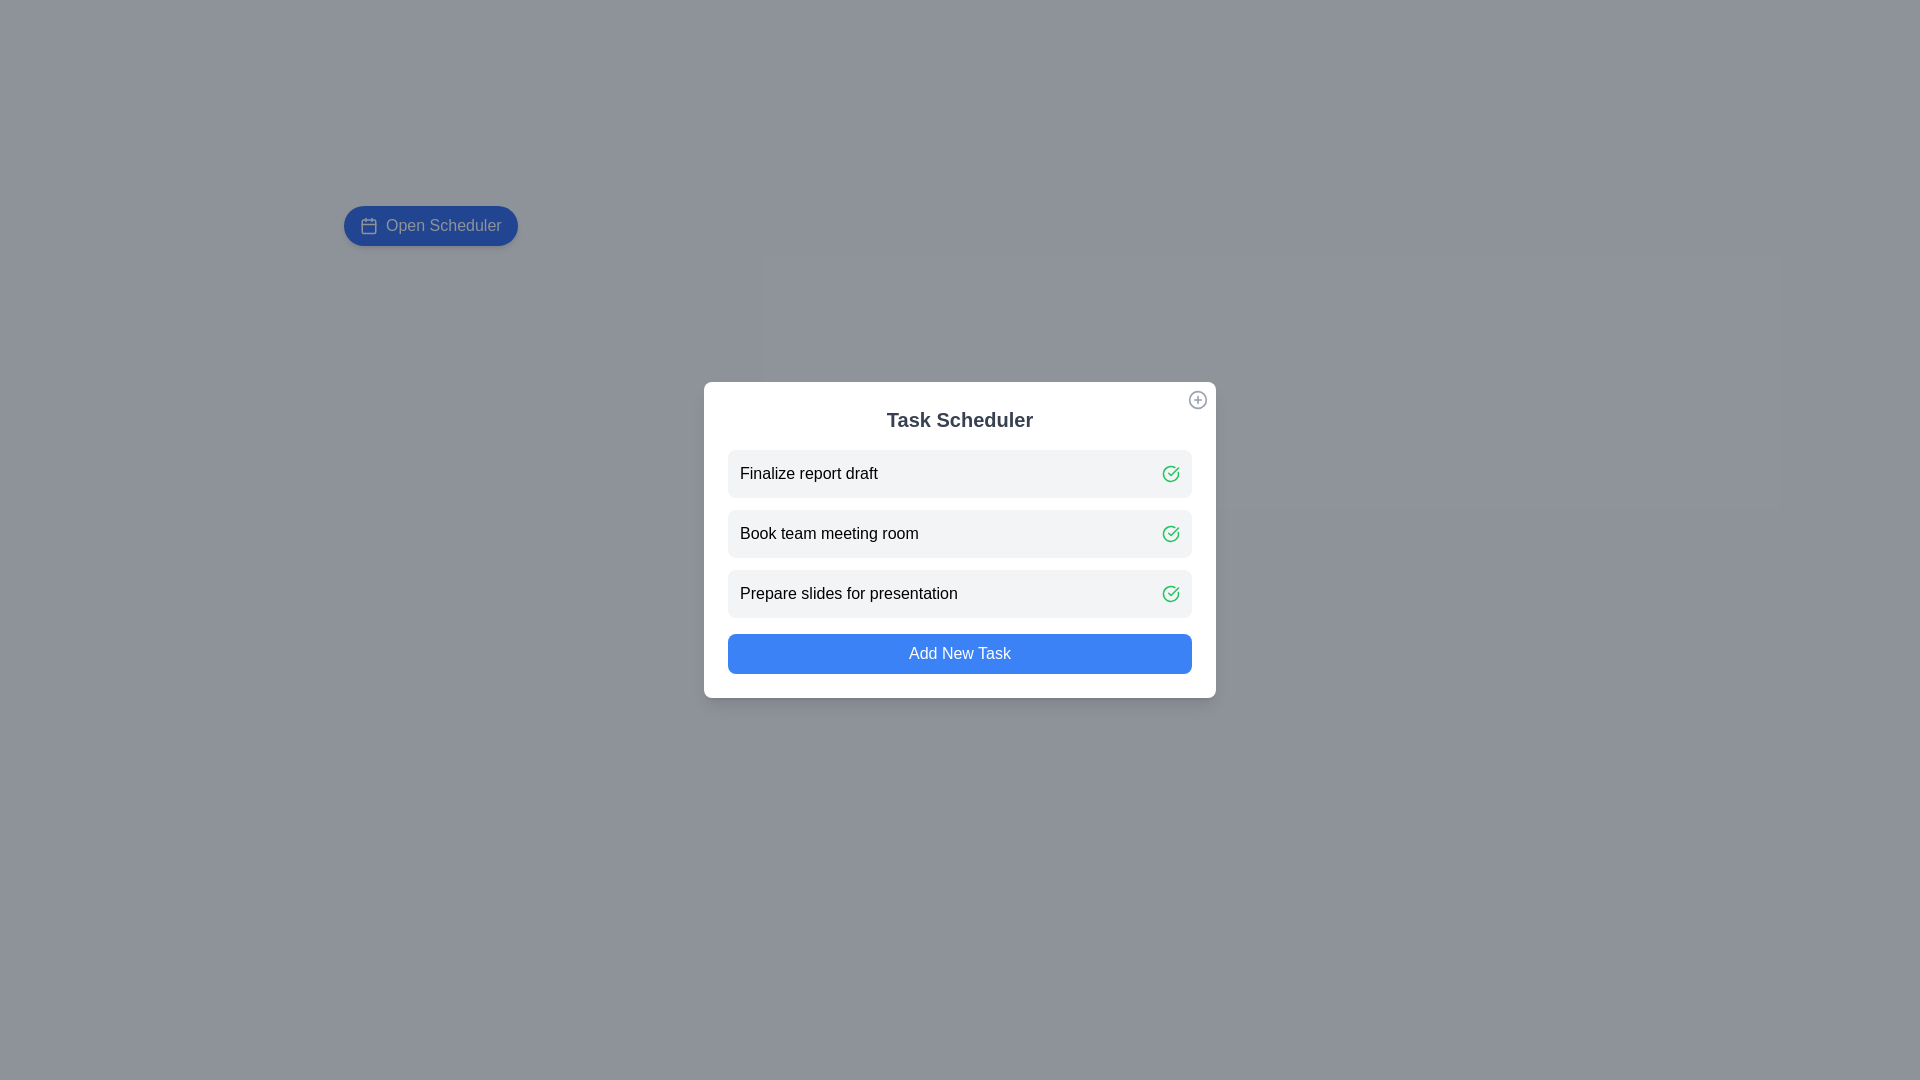  What do you see at coordinates (1198, 400) in the screenshot?
I see `the small circular button with a '+' icon located in the upper-right corner of the 'Task Scheduler' dialog box to change its color` at bounding box center [1198, 400].